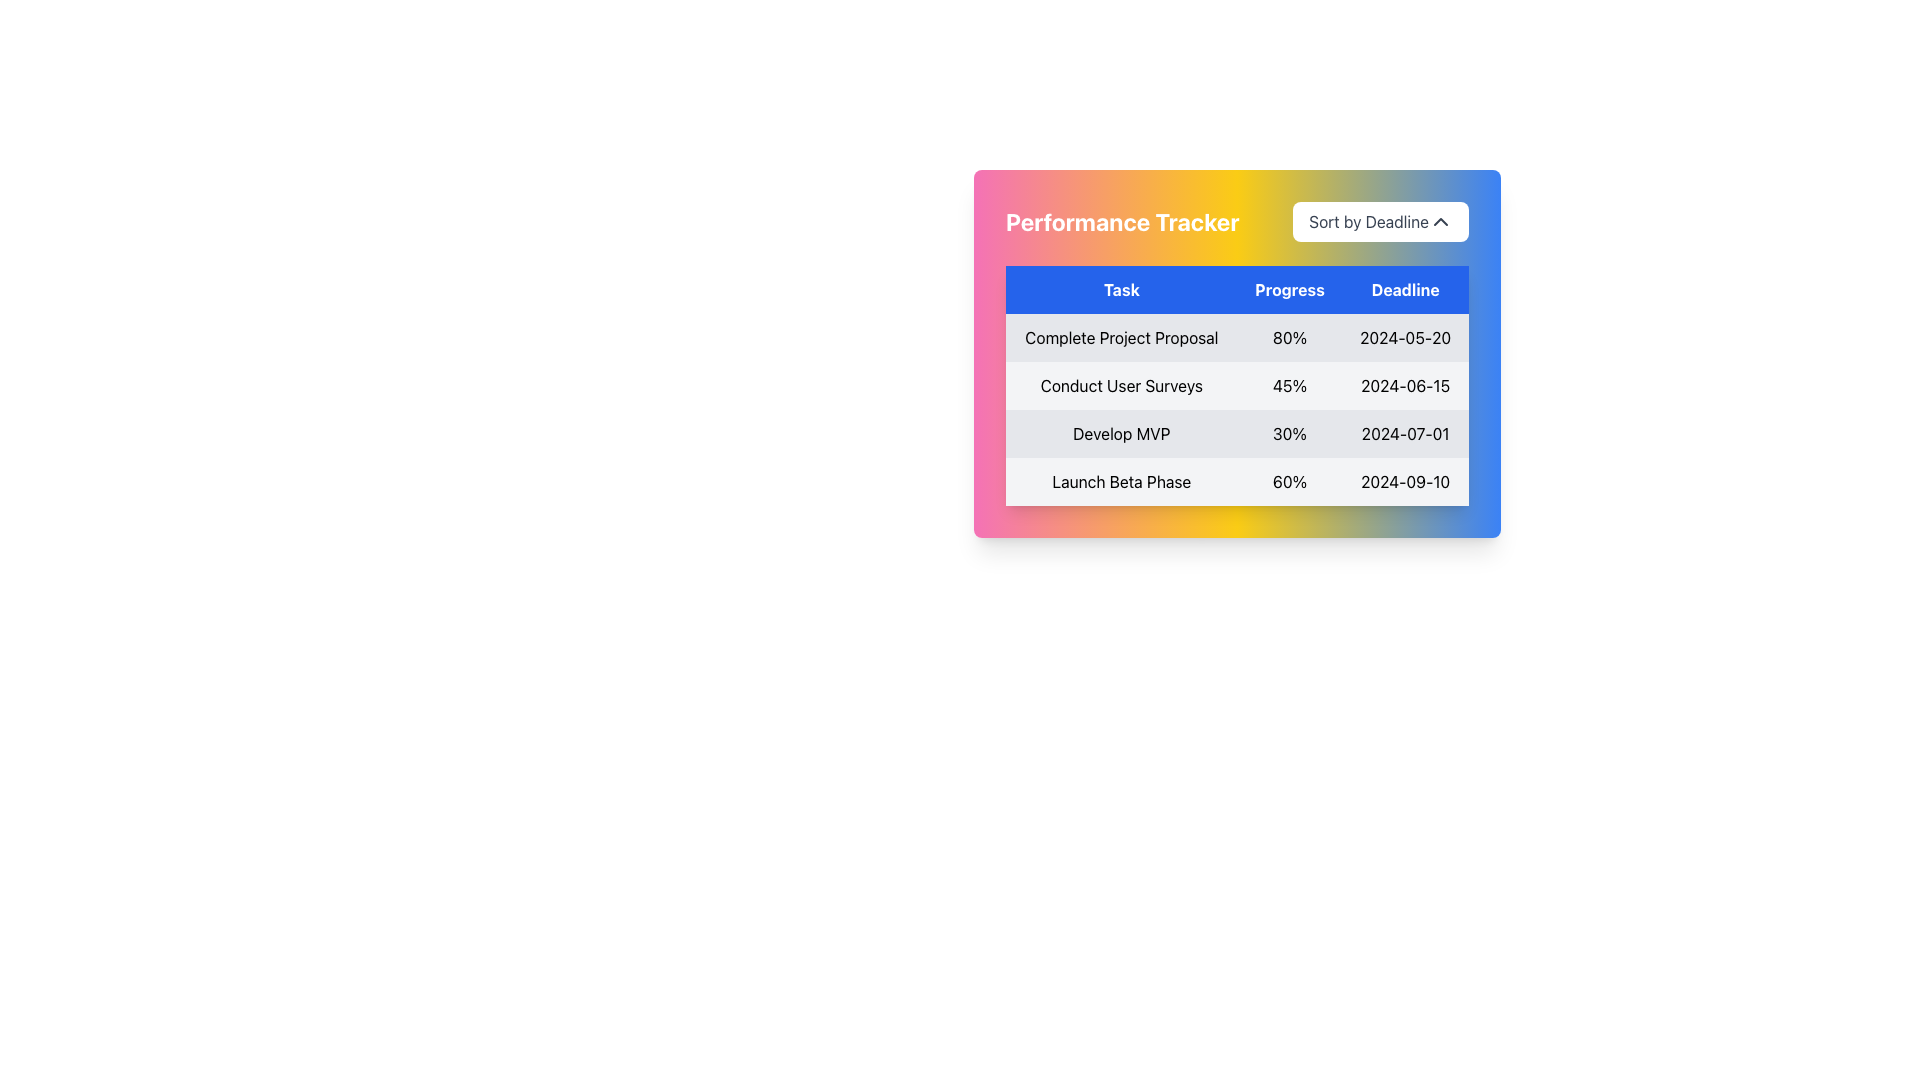 The image size is (1920, 1080). I want to click on text from the 'Task' label in the first column header of the table, which is displayed in white text on a blue background, so click(1121, 289).